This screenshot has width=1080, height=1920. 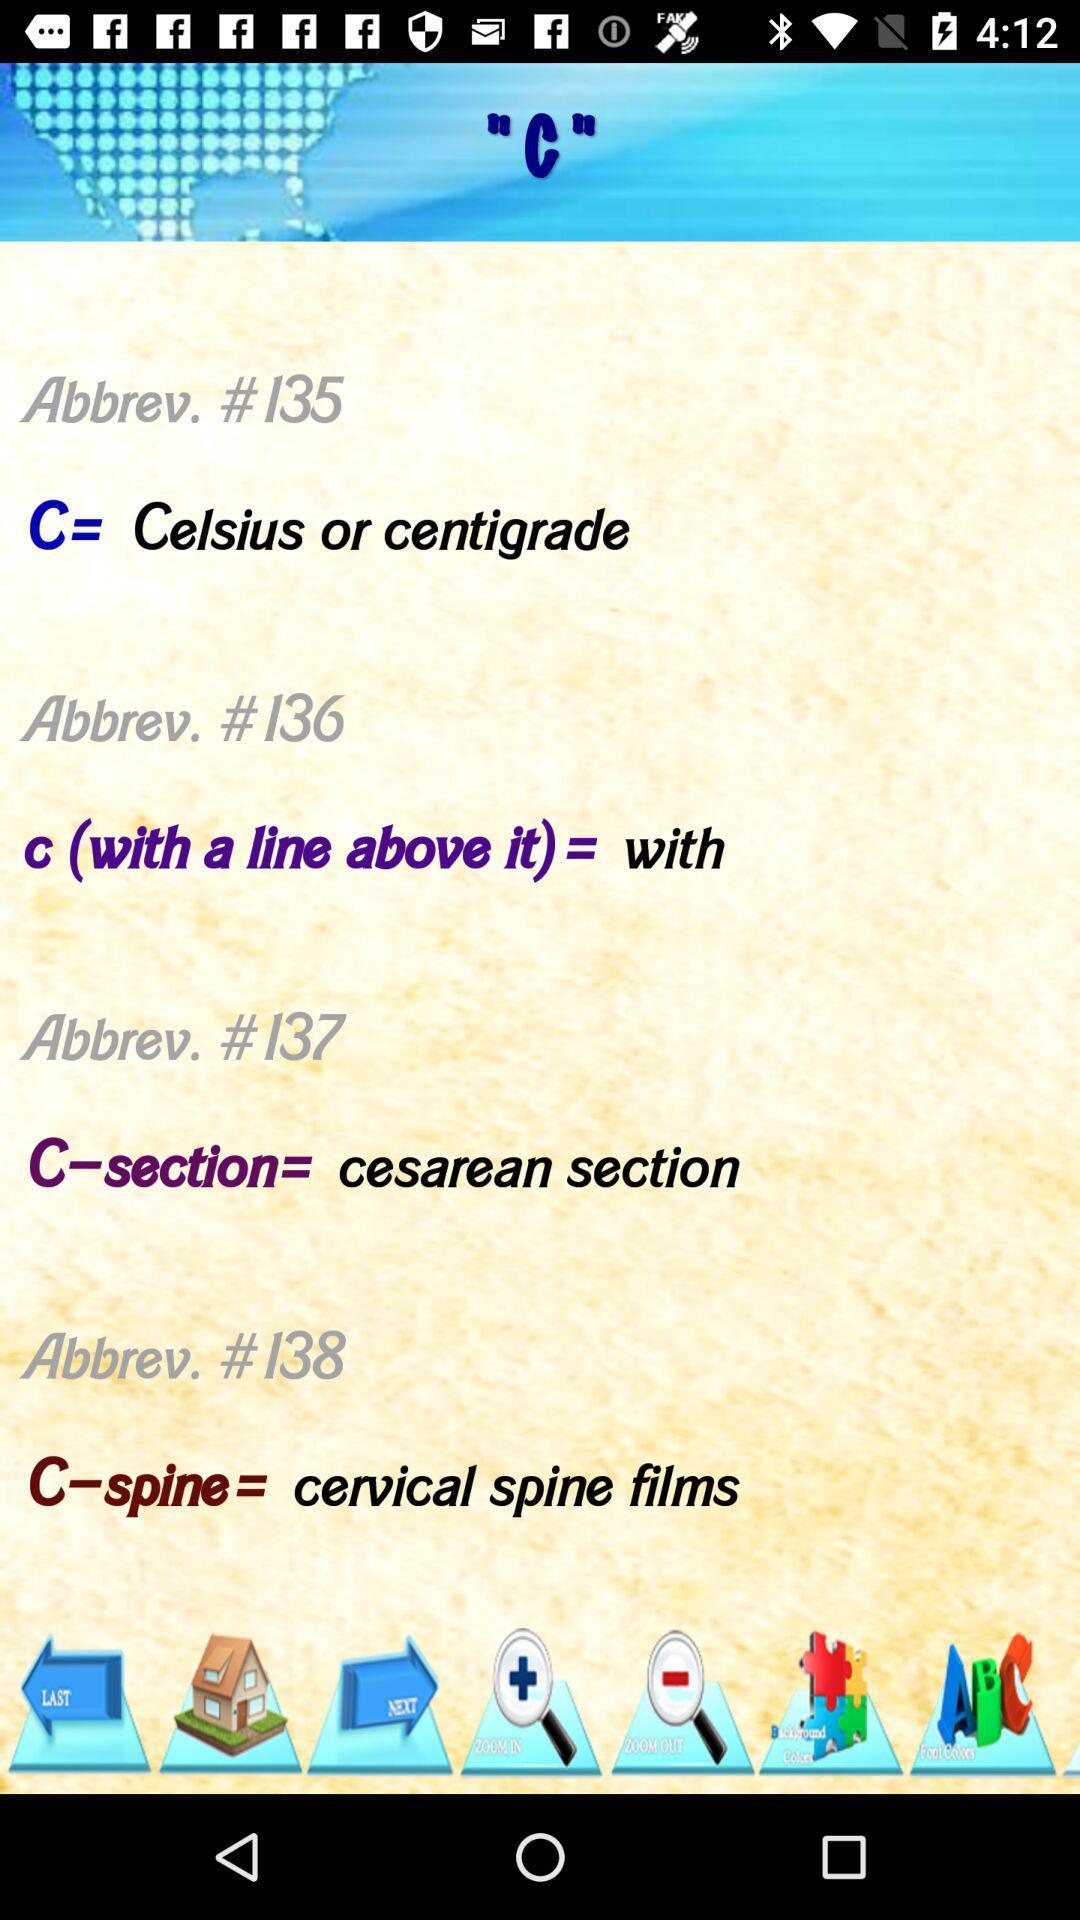 What do you see at coordinates (379, 1702) in the screenshot?
I see `got to next` at bounding box center [379, 1702].